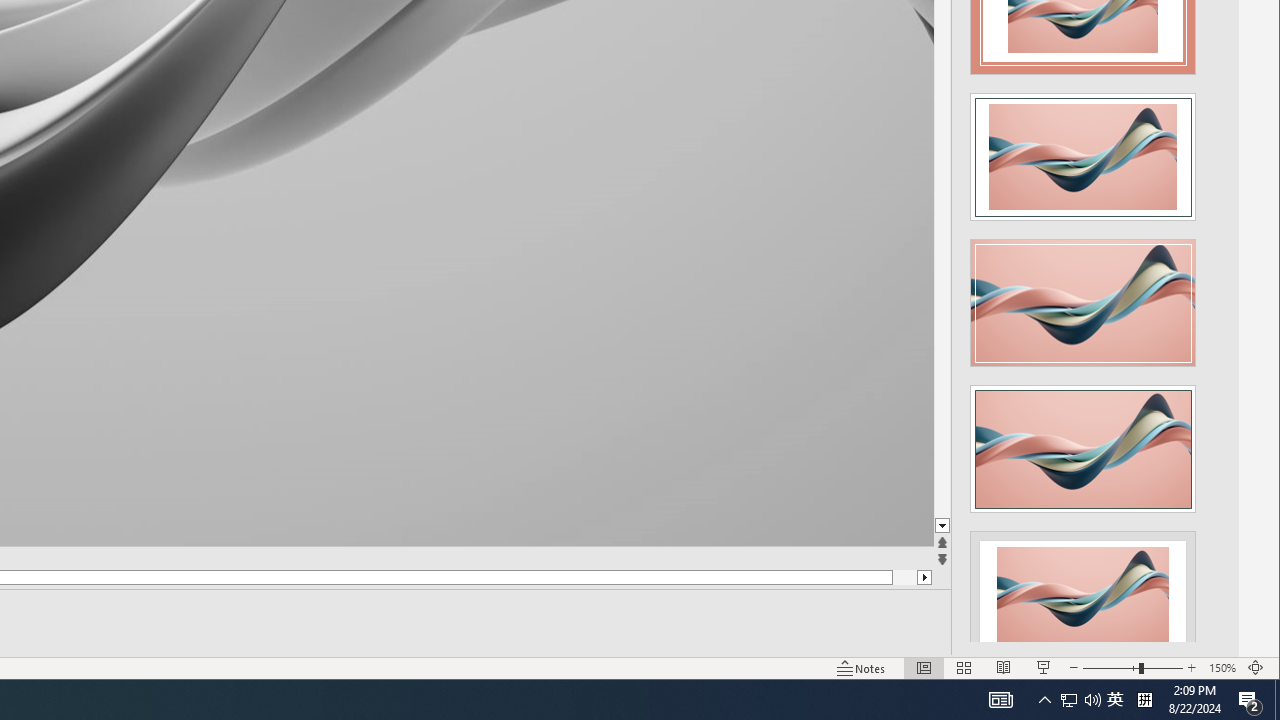 The height and width of the screenshot is (720, 1280). What do you see at coordinates (1221, 668) in the screenshot?
I see `'Zoom 150%'` at bounding box center [1221, 668].